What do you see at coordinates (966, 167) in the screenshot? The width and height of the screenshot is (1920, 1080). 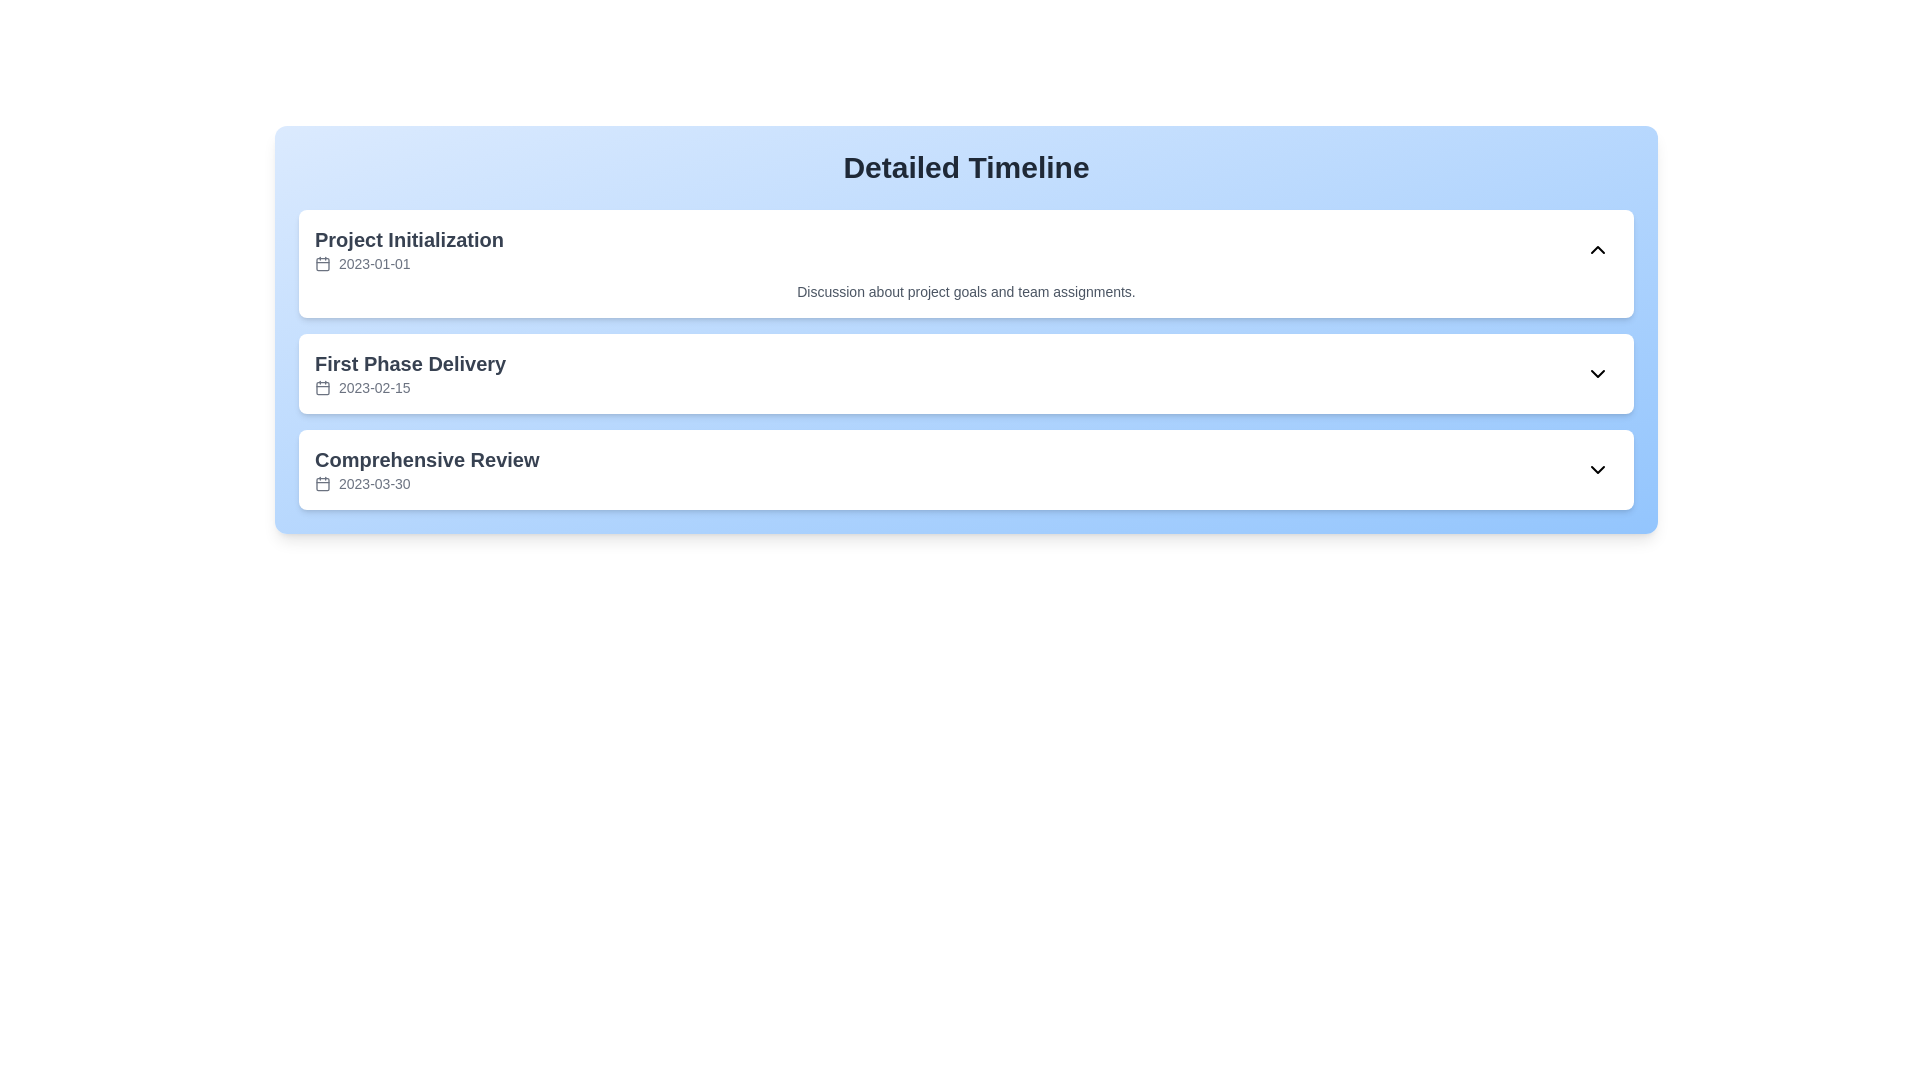 I see `the text label displaying 'Detailed Timeline', which is styled with a bold title font and located at the top of a section with a blue gradient background` at bounding box center [966, 167].